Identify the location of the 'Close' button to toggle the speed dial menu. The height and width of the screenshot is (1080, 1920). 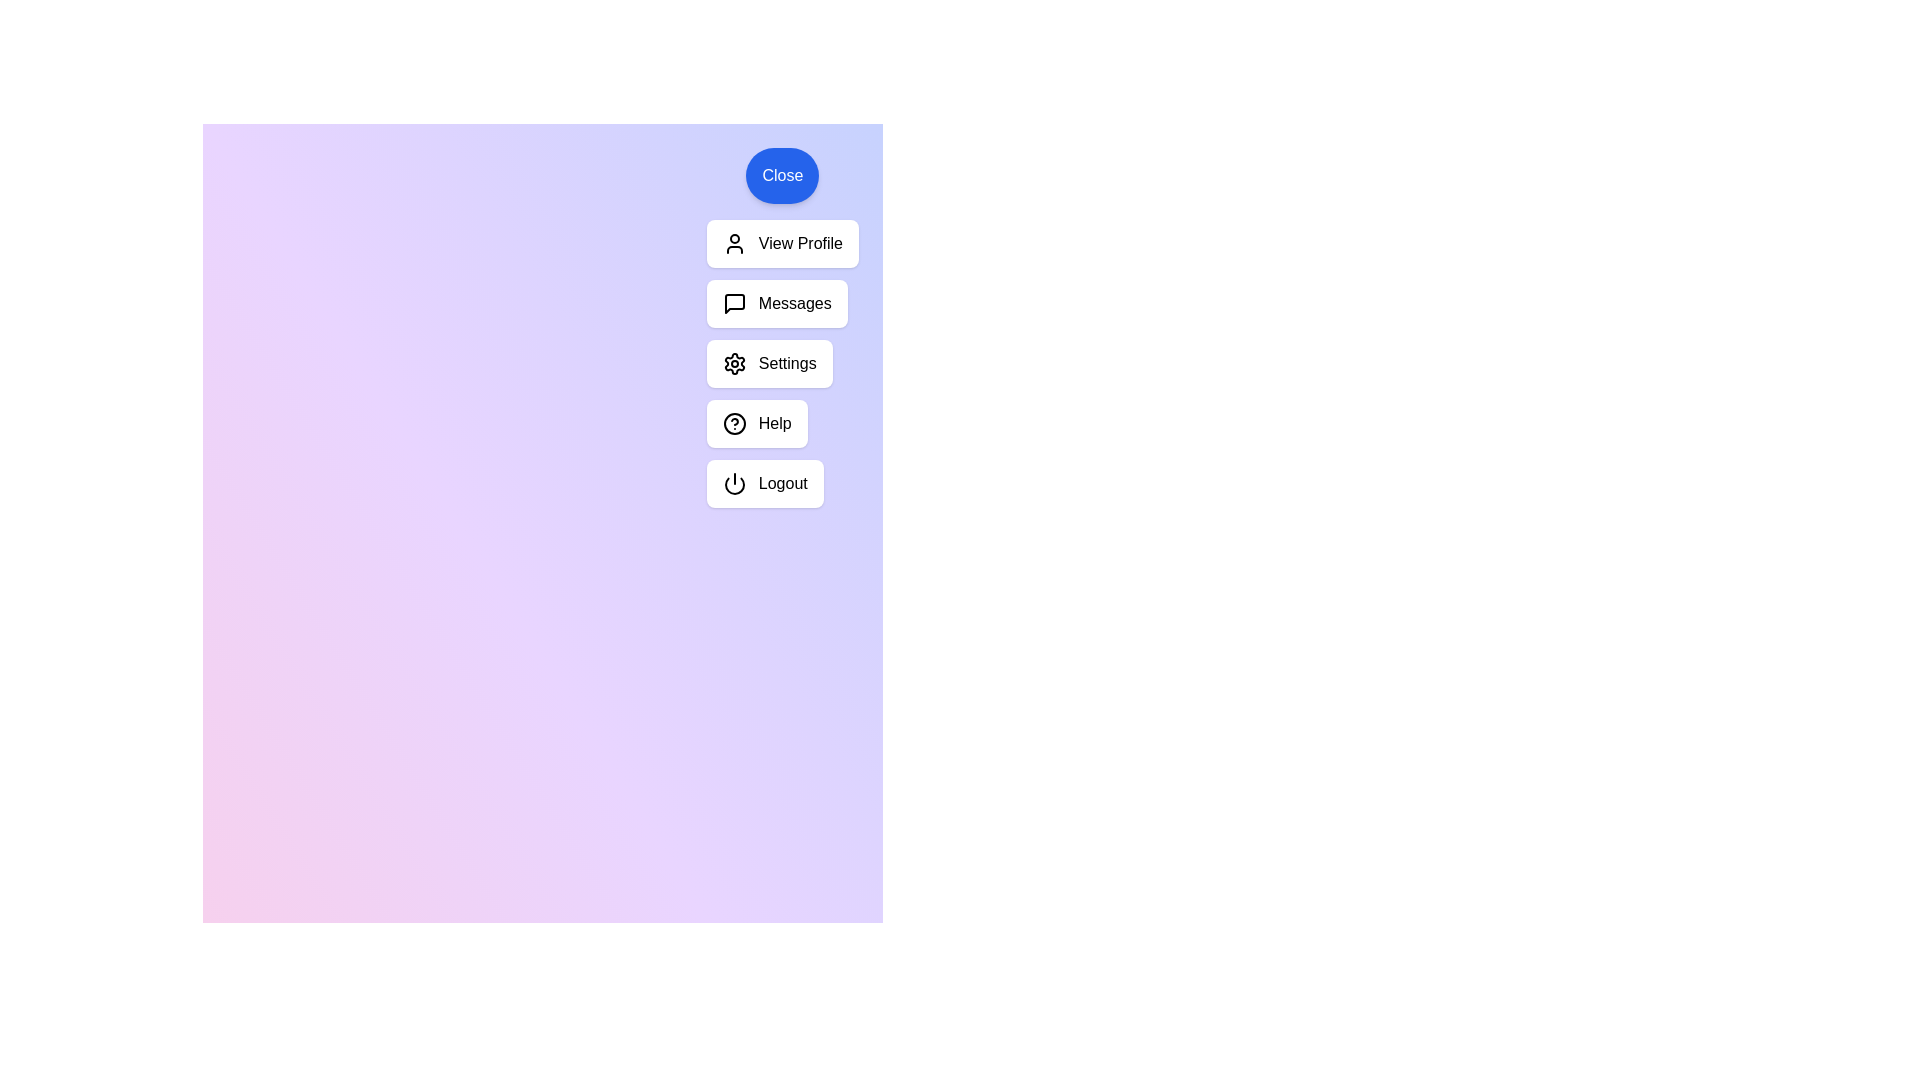
(781, 175).